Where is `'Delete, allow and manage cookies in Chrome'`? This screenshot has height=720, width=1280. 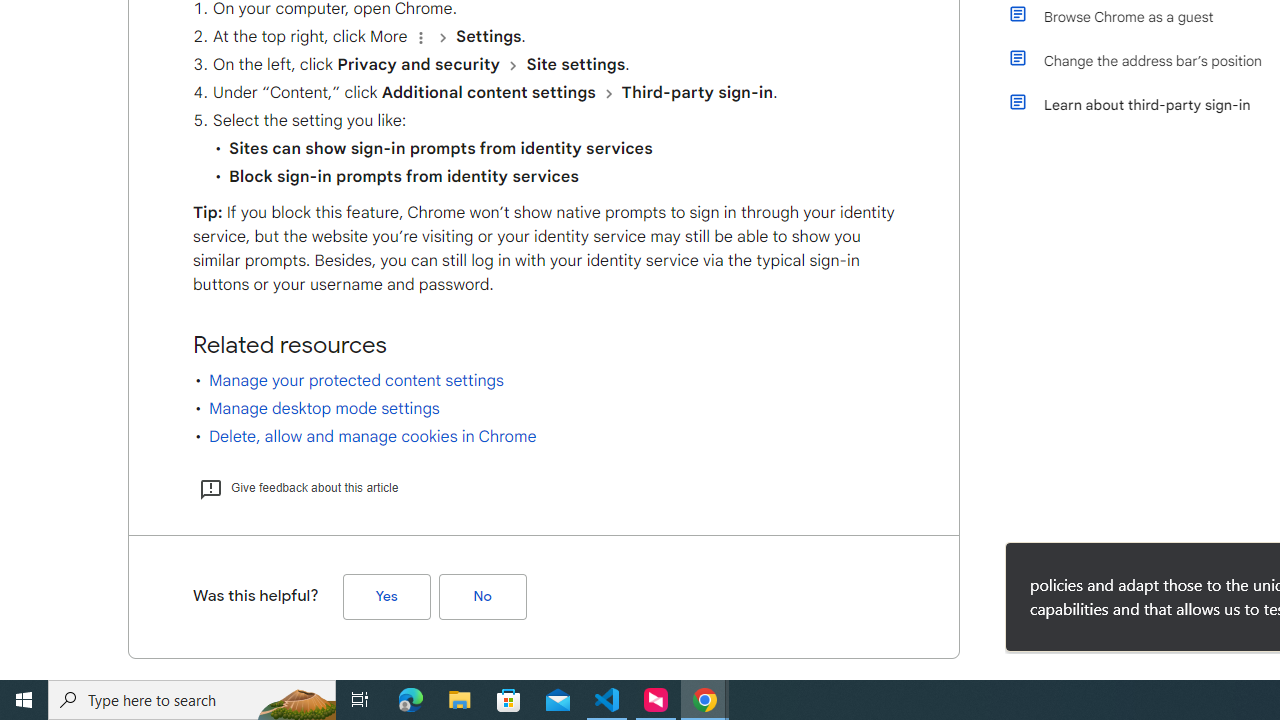
'Delete, allow and manage cookies in Chrome' is located at coordinates (373, 436).